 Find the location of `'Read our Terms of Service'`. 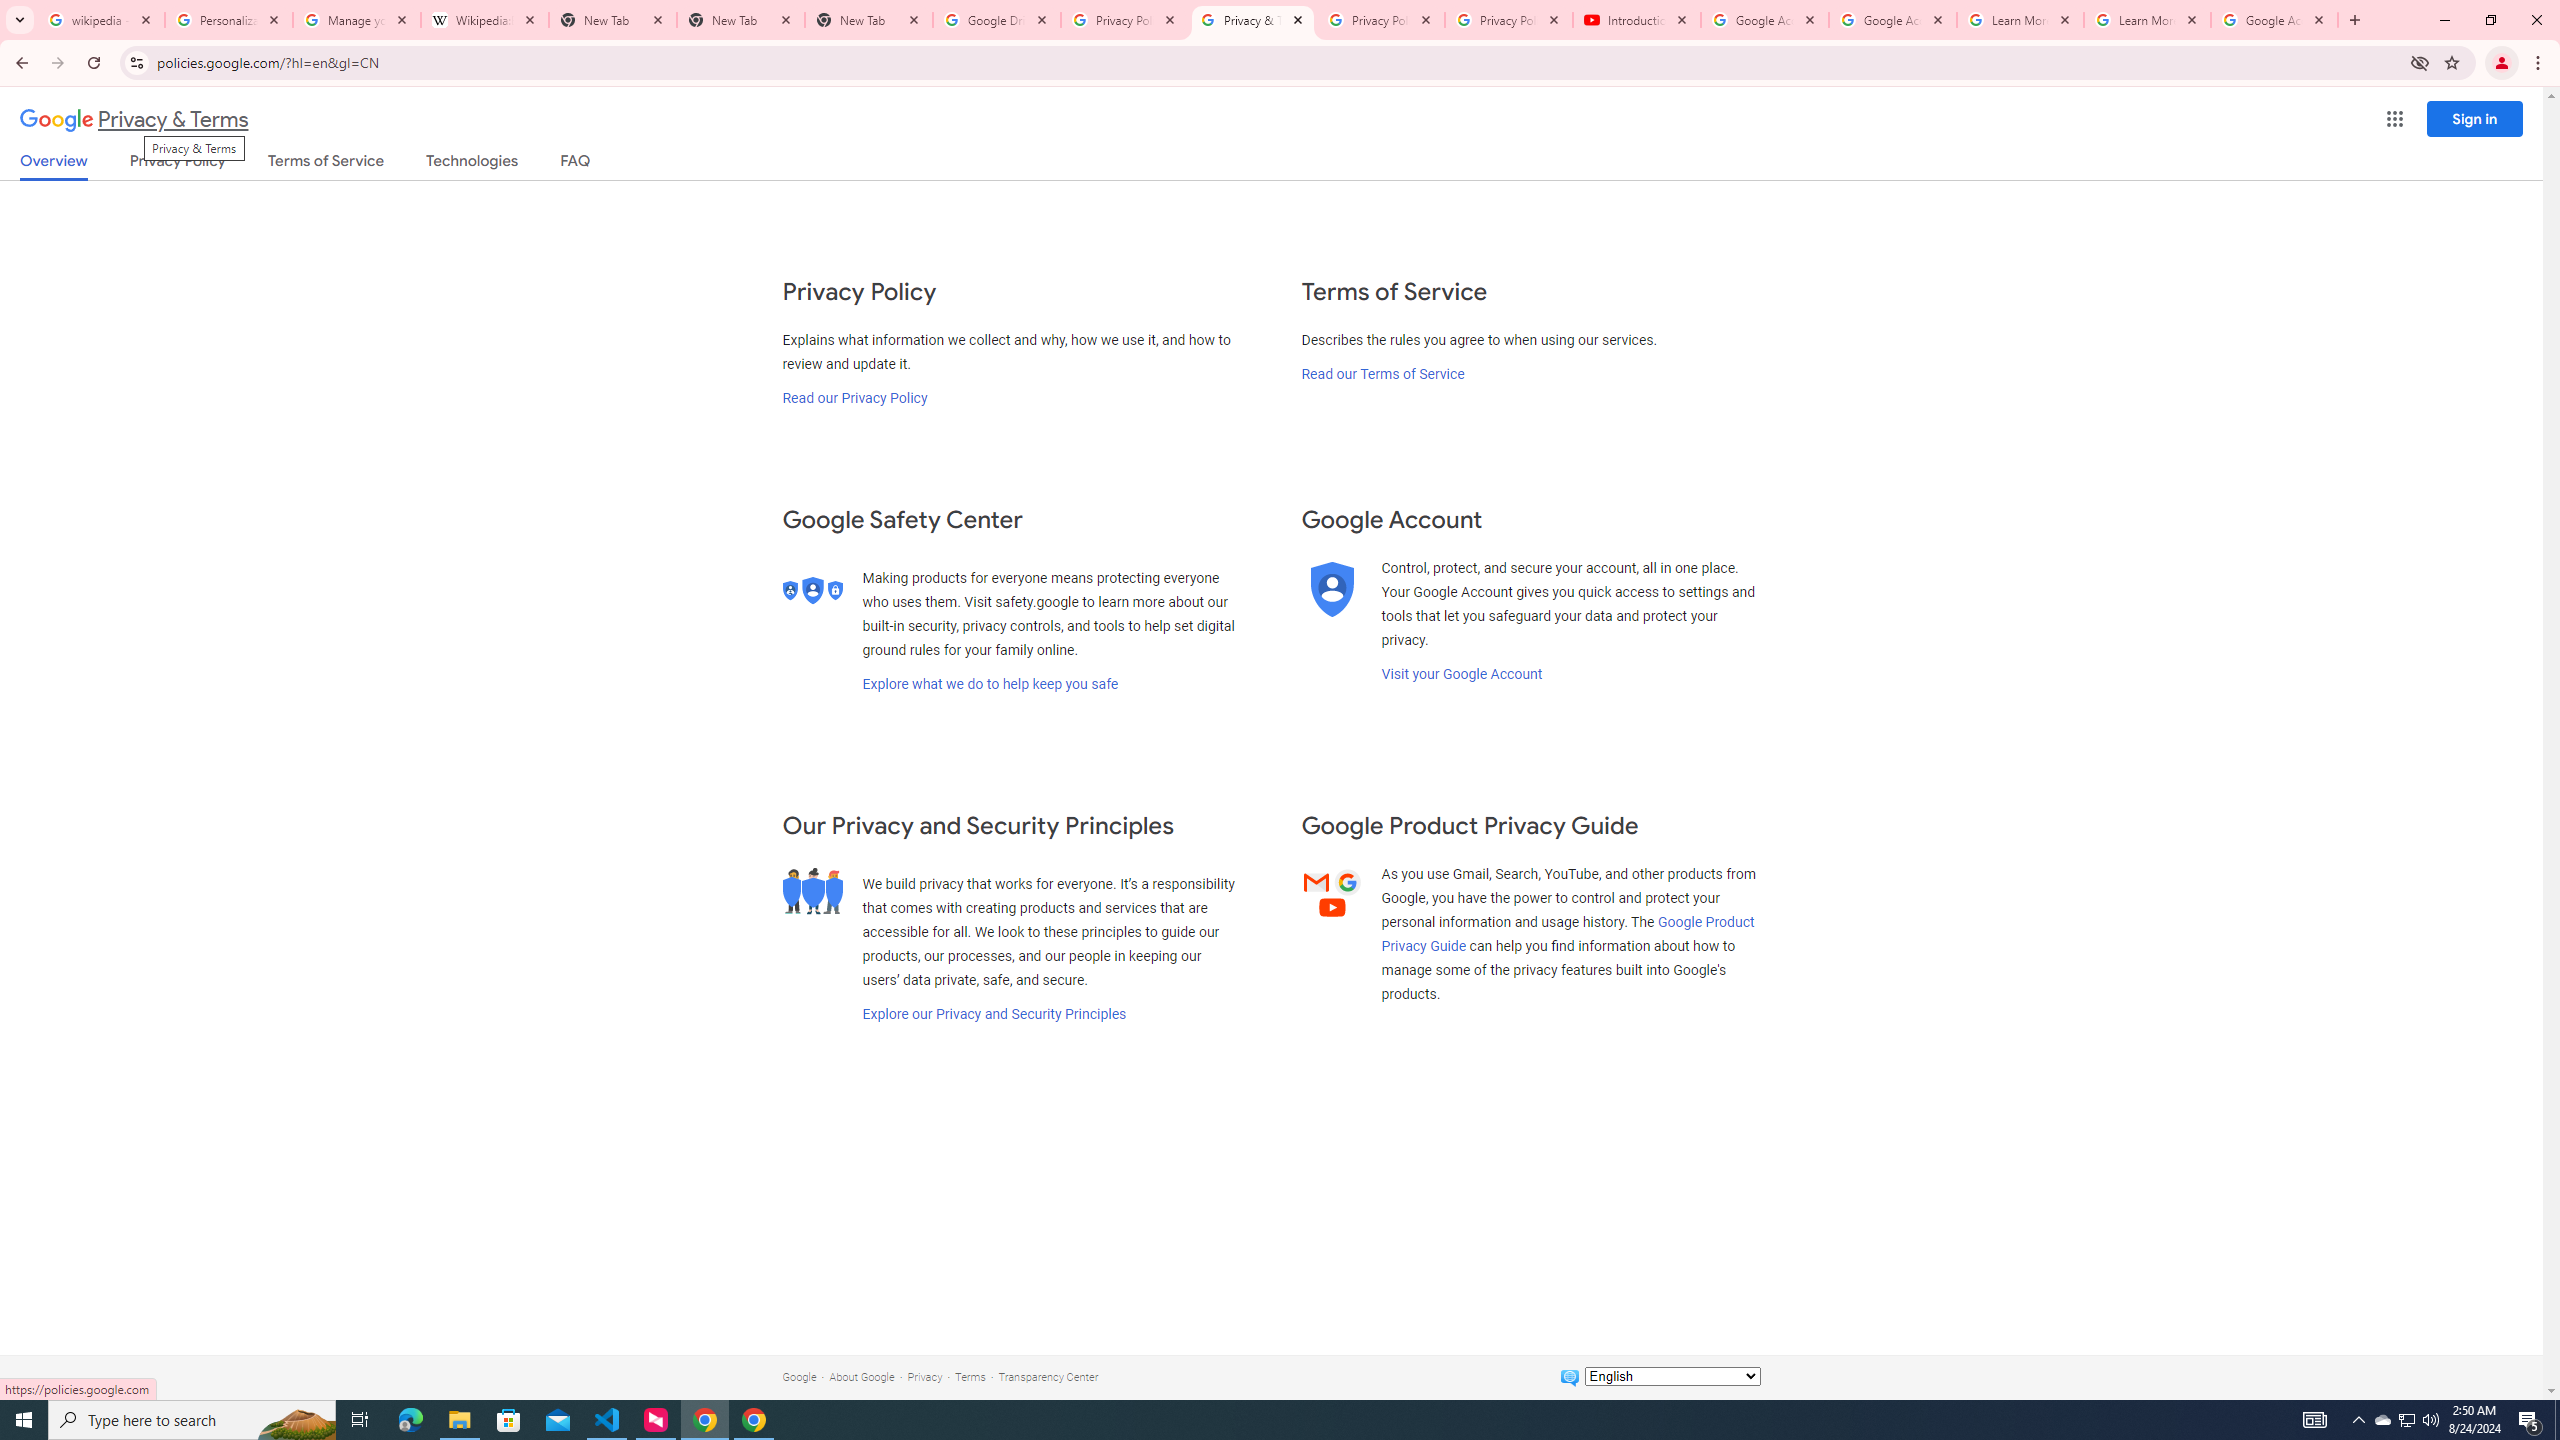

'Read our Terms of Service' is located at coordinates (1381, 372).